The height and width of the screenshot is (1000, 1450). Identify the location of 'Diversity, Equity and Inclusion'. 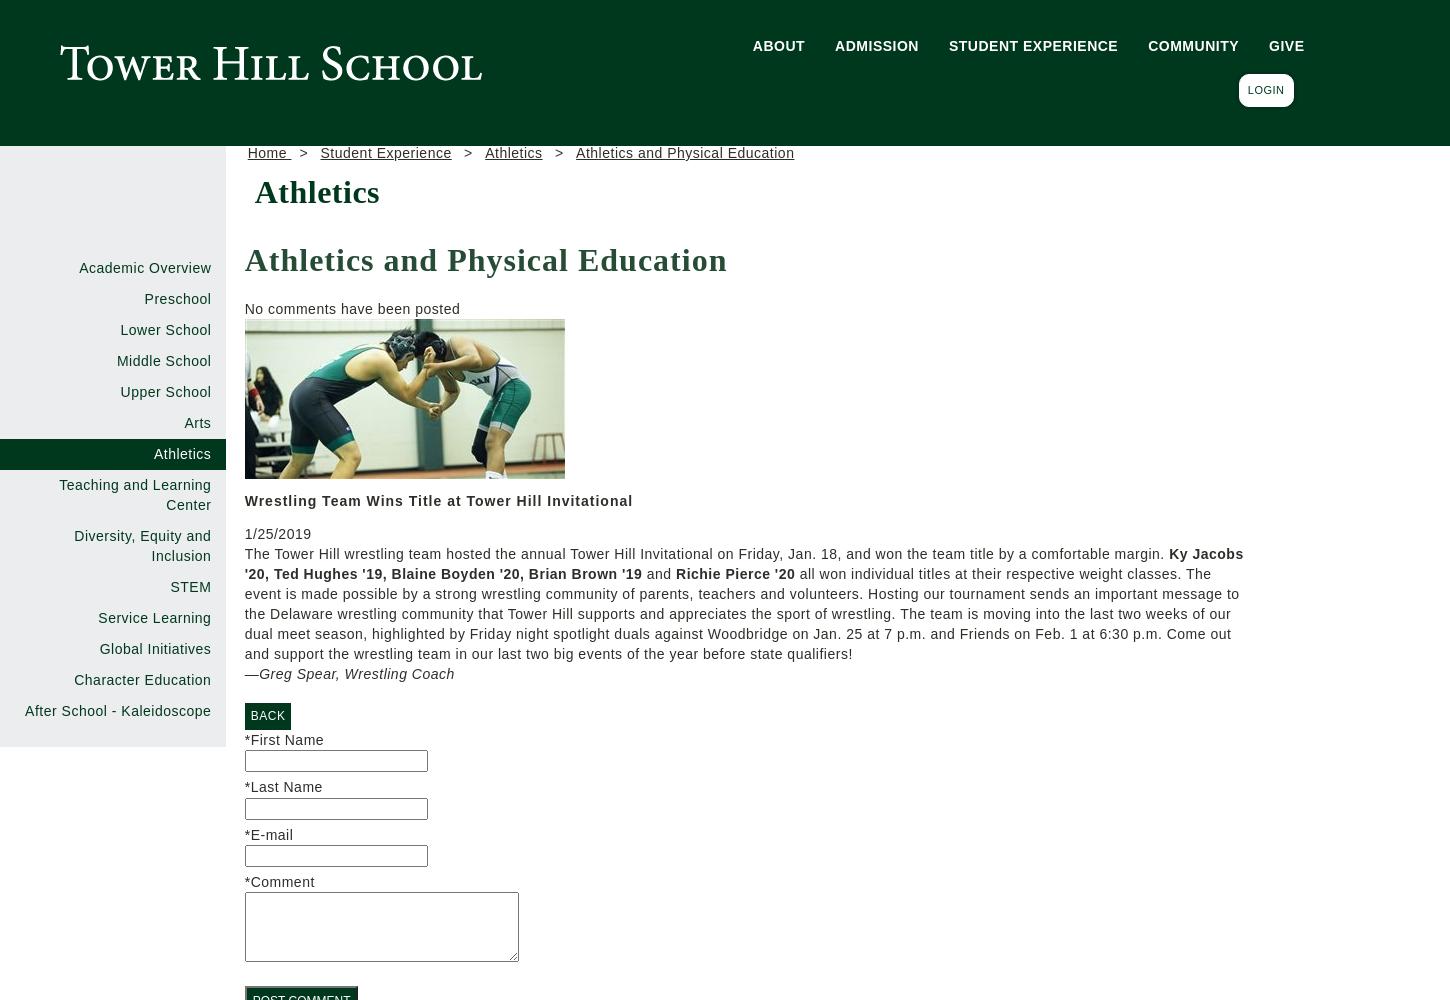
(141, 546).